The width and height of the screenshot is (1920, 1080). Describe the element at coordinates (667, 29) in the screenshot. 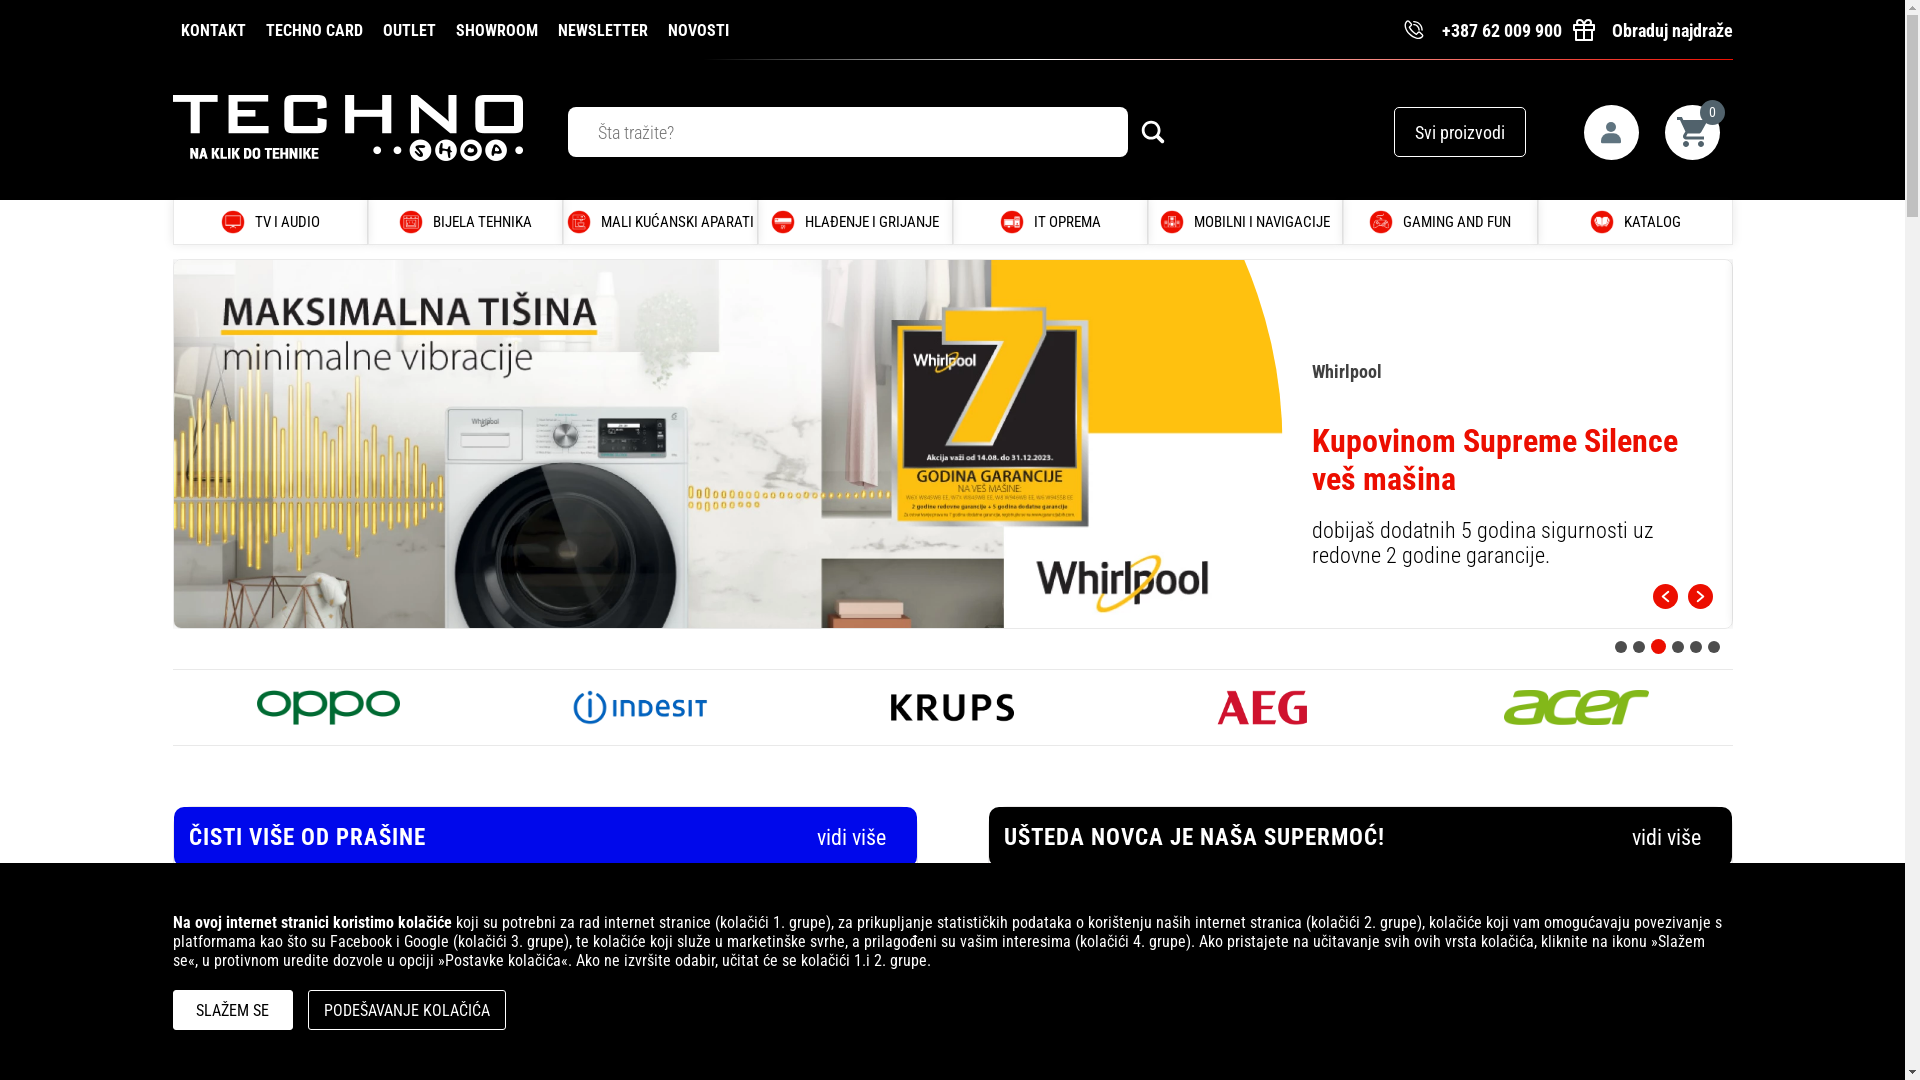

I see `'NOVOSTI'` at that location.